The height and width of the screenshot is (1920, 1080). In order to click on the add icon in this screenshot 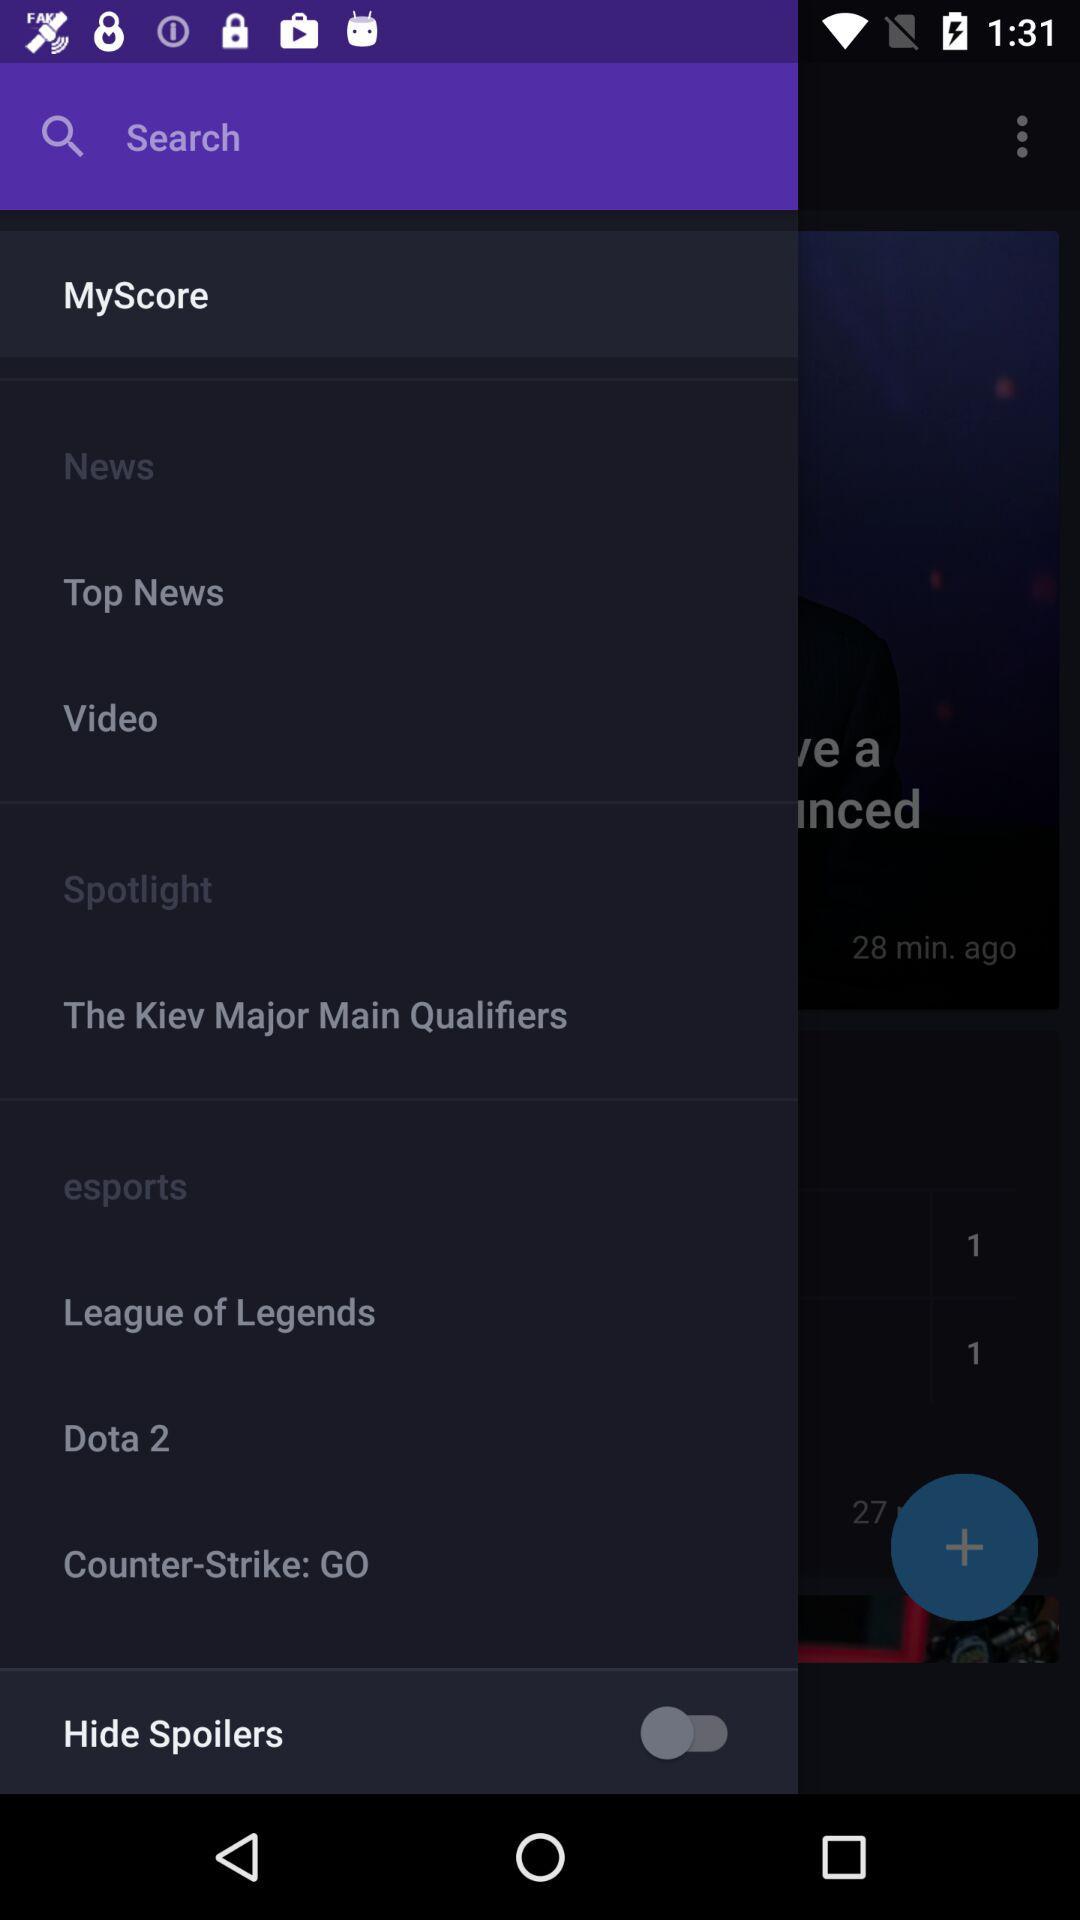, I will do `click(963, 1546)`.